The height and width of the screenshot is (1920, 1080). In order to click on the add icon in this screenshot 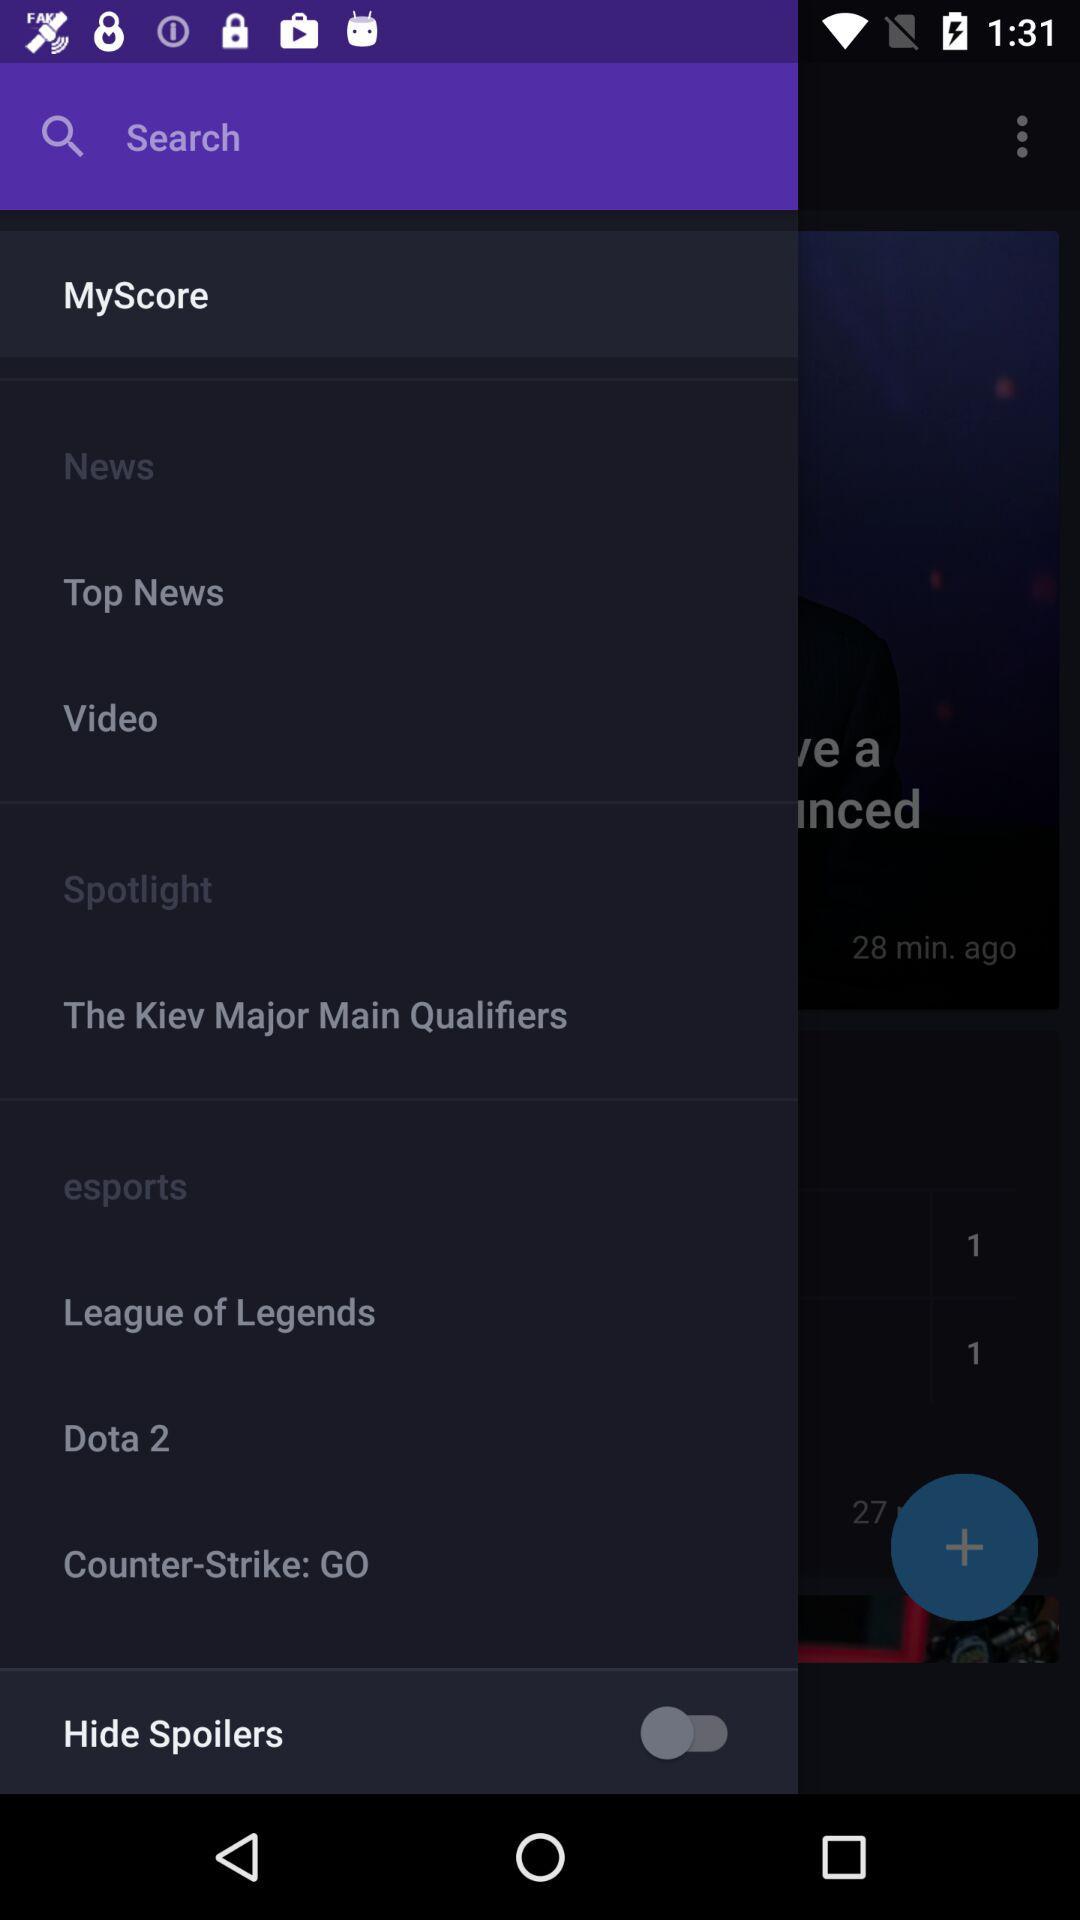, I will do `click(963, 1546)`.